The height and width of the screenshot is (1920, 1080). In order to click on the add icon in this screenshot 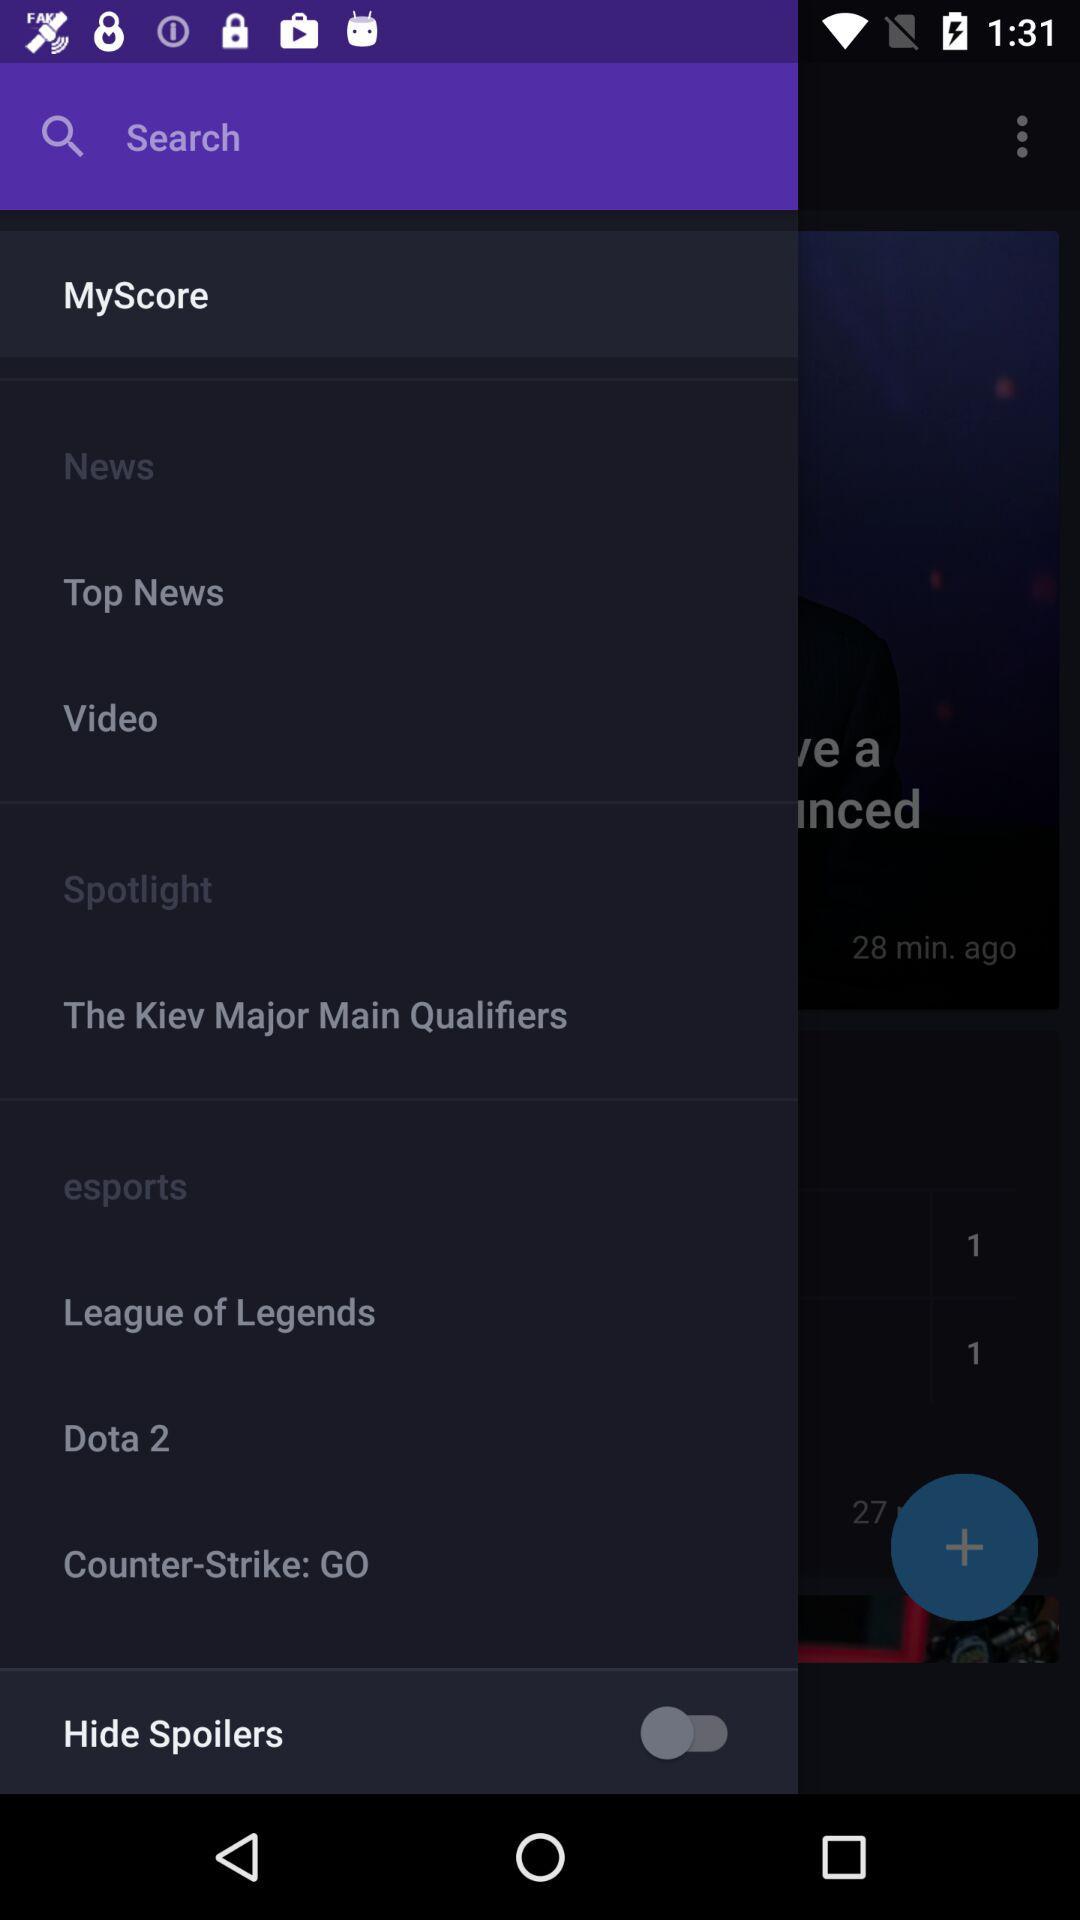, I will do `click(963, 1546)`.